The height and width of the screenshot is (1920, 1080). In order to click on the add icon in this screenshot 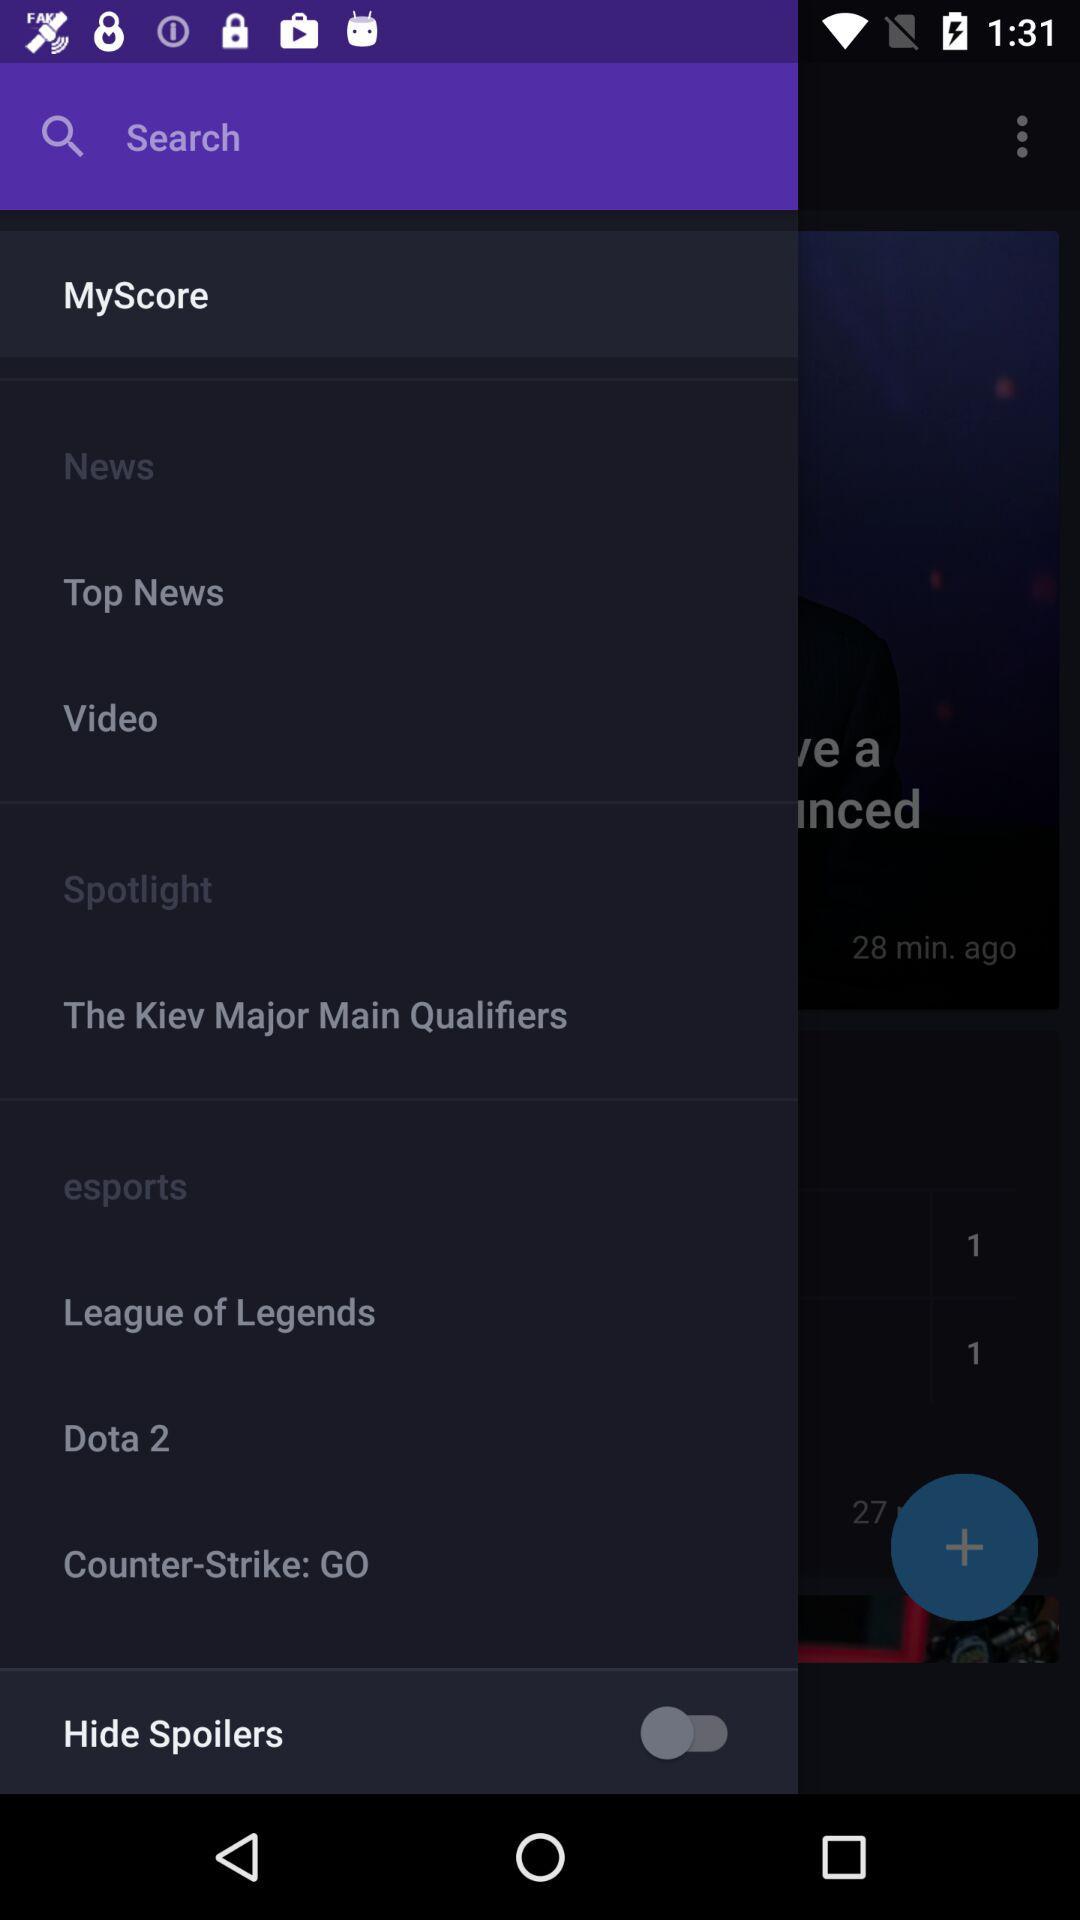, I will do `click(963, 1546)`.